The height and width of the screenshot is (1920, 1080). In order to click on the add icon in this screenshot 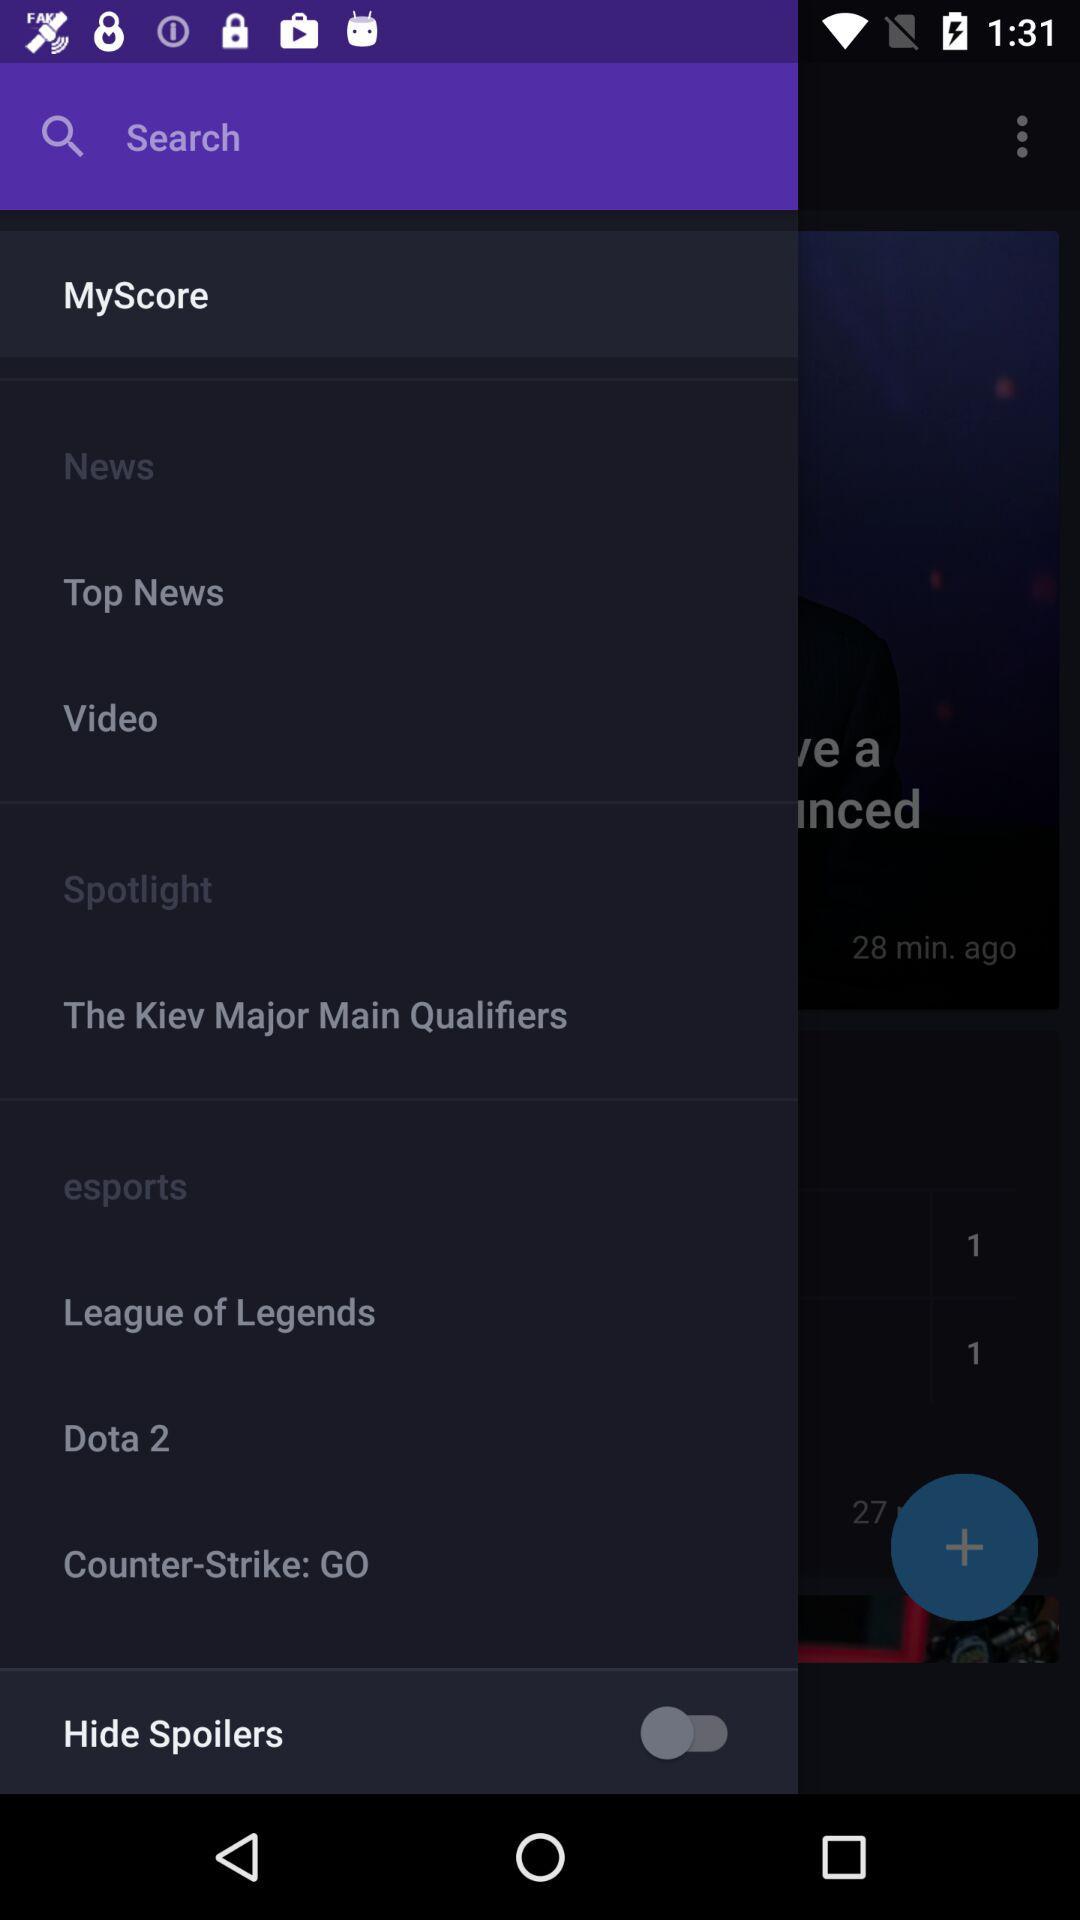, I will do `click(963, 1546)`.